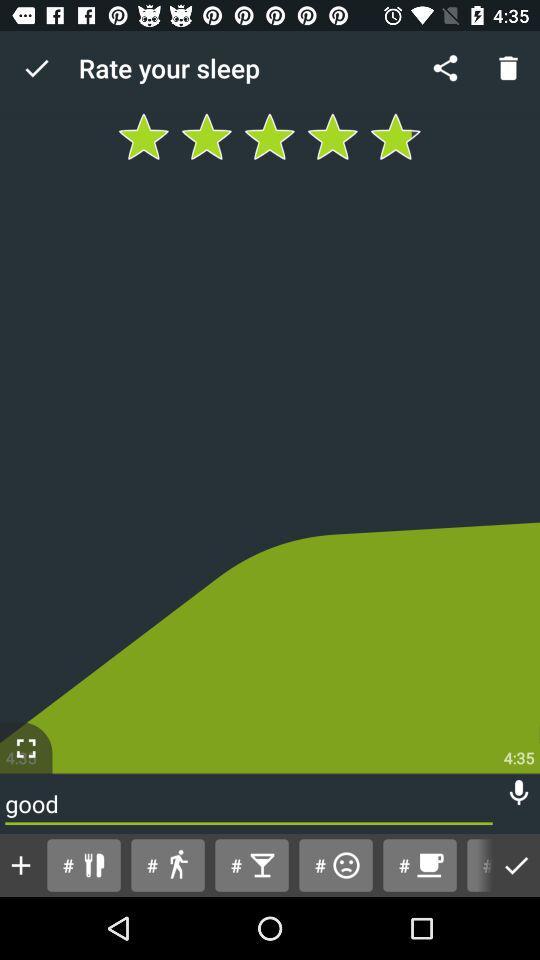  I want to click on turn on voice recording, so click(518, 793).